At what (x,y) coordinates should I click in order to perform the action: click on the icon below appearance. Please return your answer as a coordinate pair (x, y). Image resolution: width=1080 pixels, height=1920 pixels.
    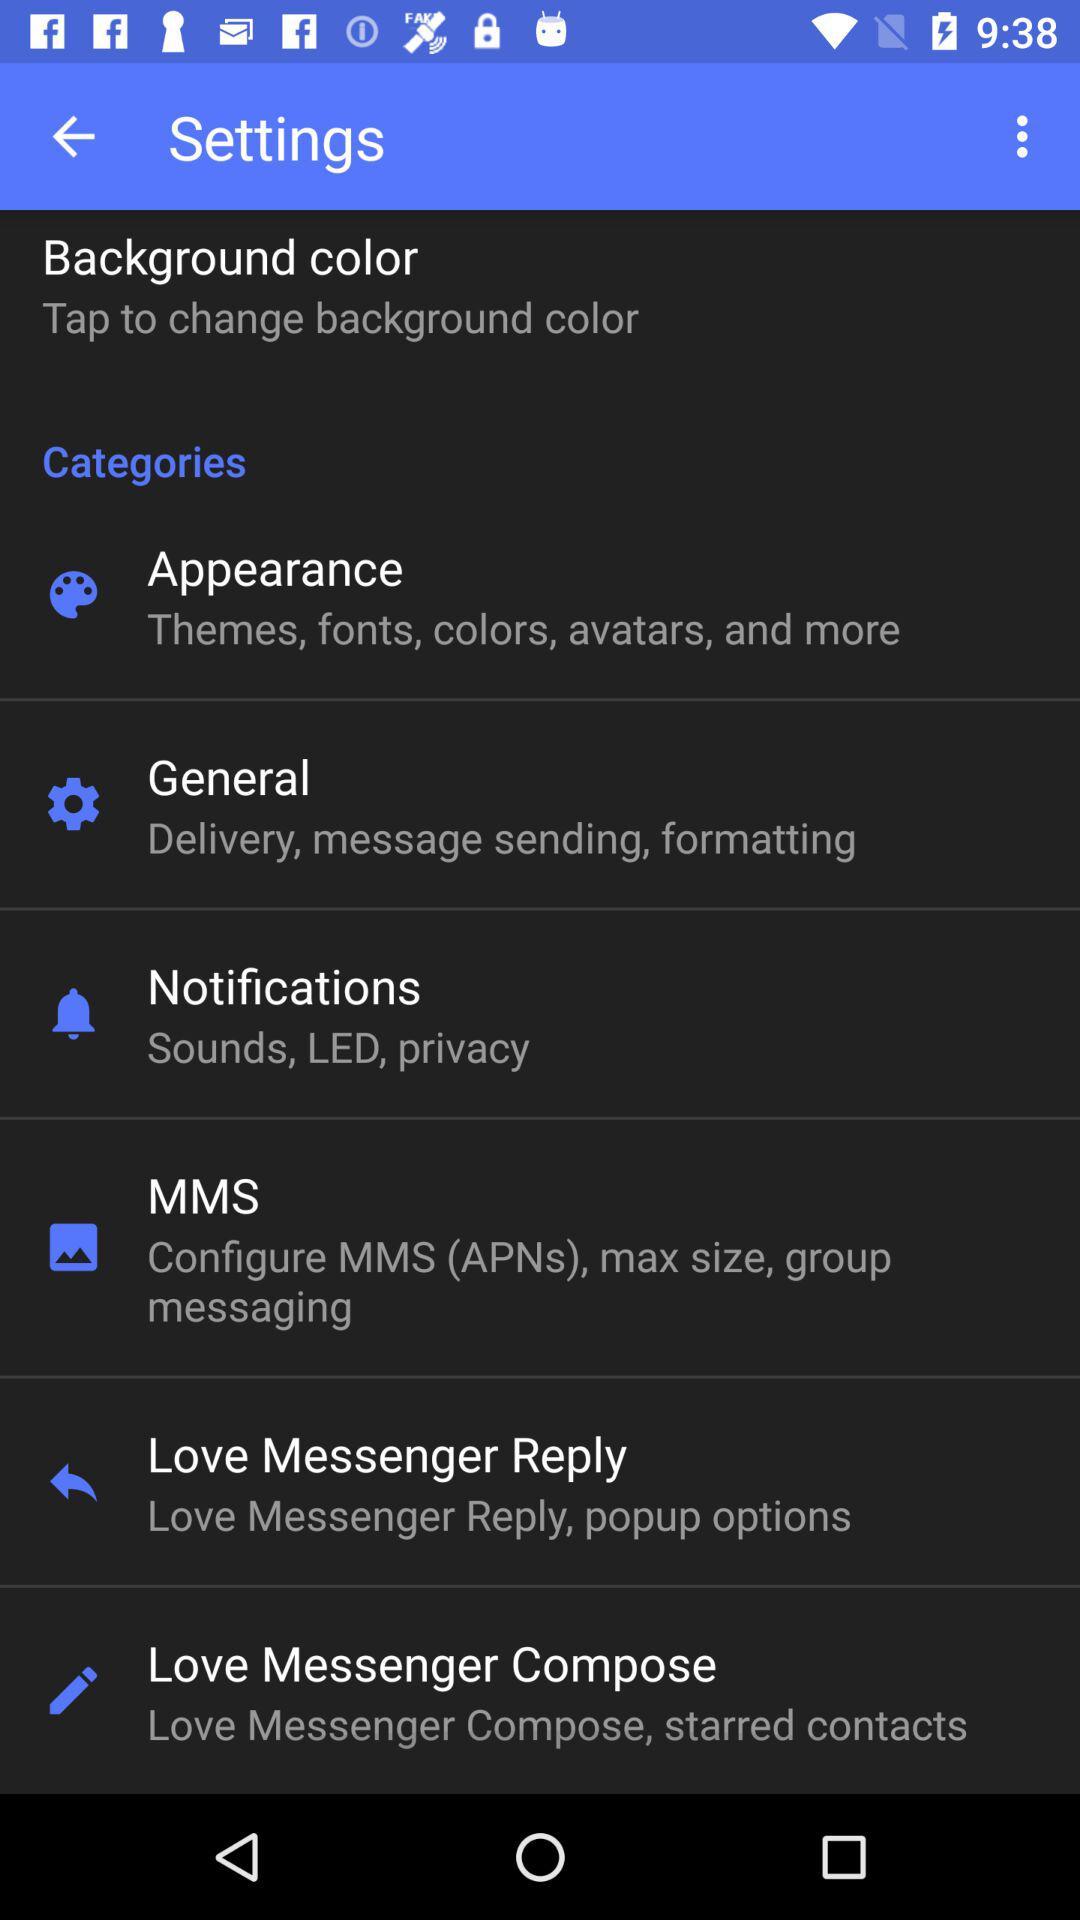
    Looking at the image, I should click on (522, 626).